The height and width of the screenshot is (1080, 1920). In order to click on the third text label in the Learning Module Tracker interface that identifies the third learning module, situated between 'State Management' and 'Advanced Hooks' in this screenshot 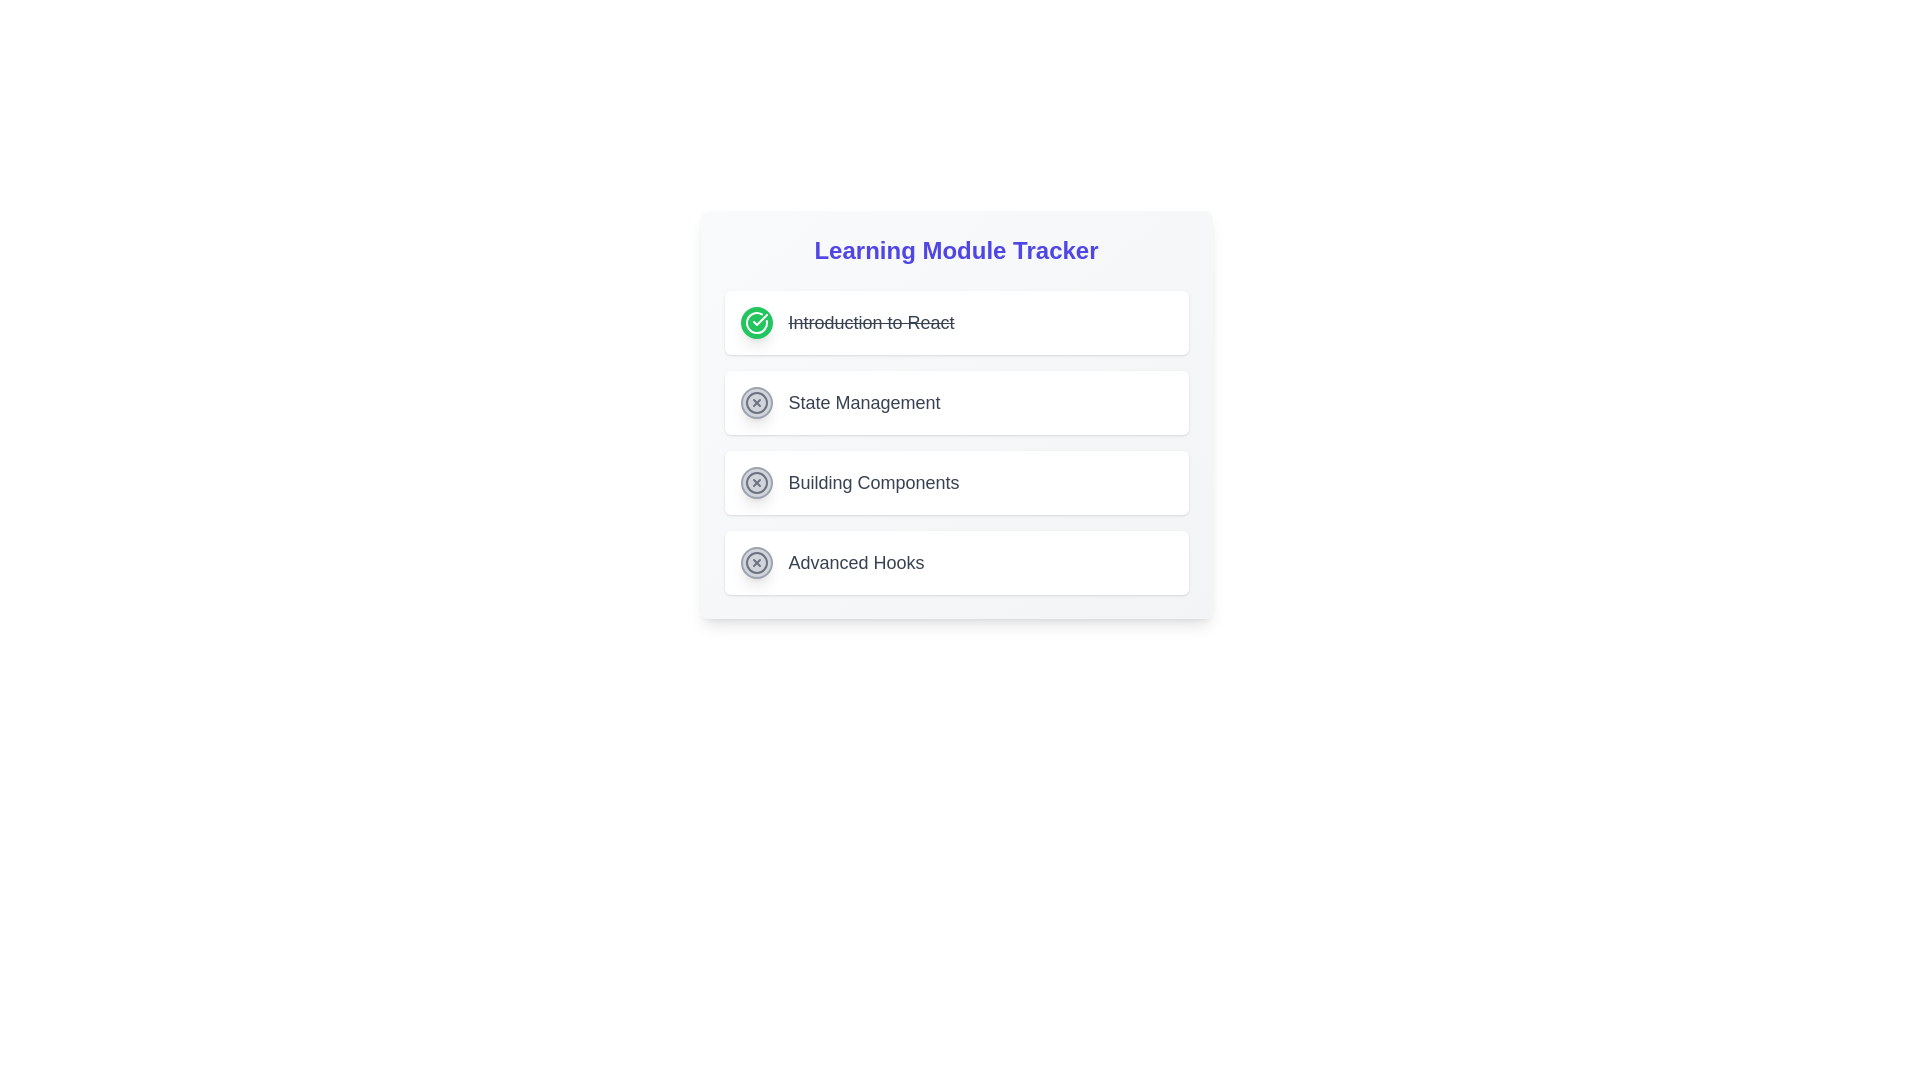, I will do `click(873, 482)`.